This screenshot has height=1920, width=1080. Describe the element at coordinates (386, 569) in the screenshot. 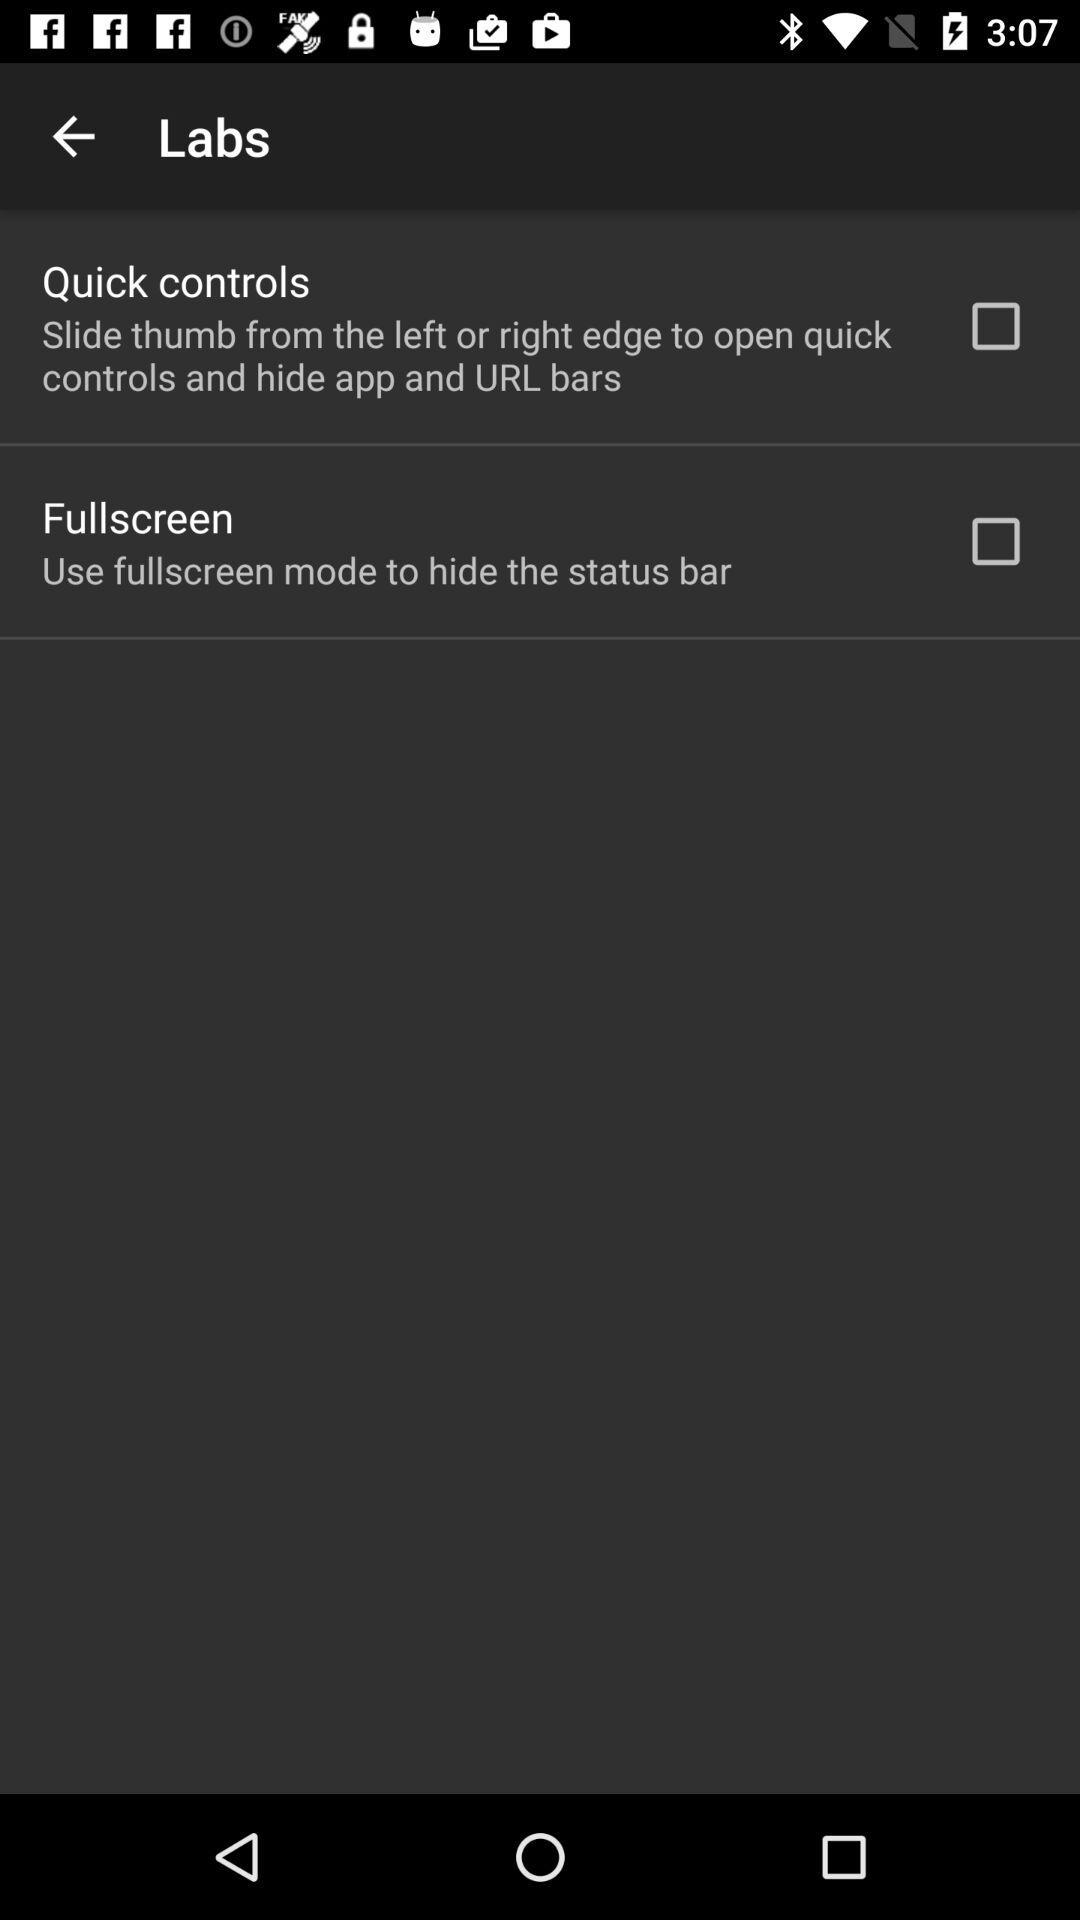

I see `the use fullscreen mode item` at that location.